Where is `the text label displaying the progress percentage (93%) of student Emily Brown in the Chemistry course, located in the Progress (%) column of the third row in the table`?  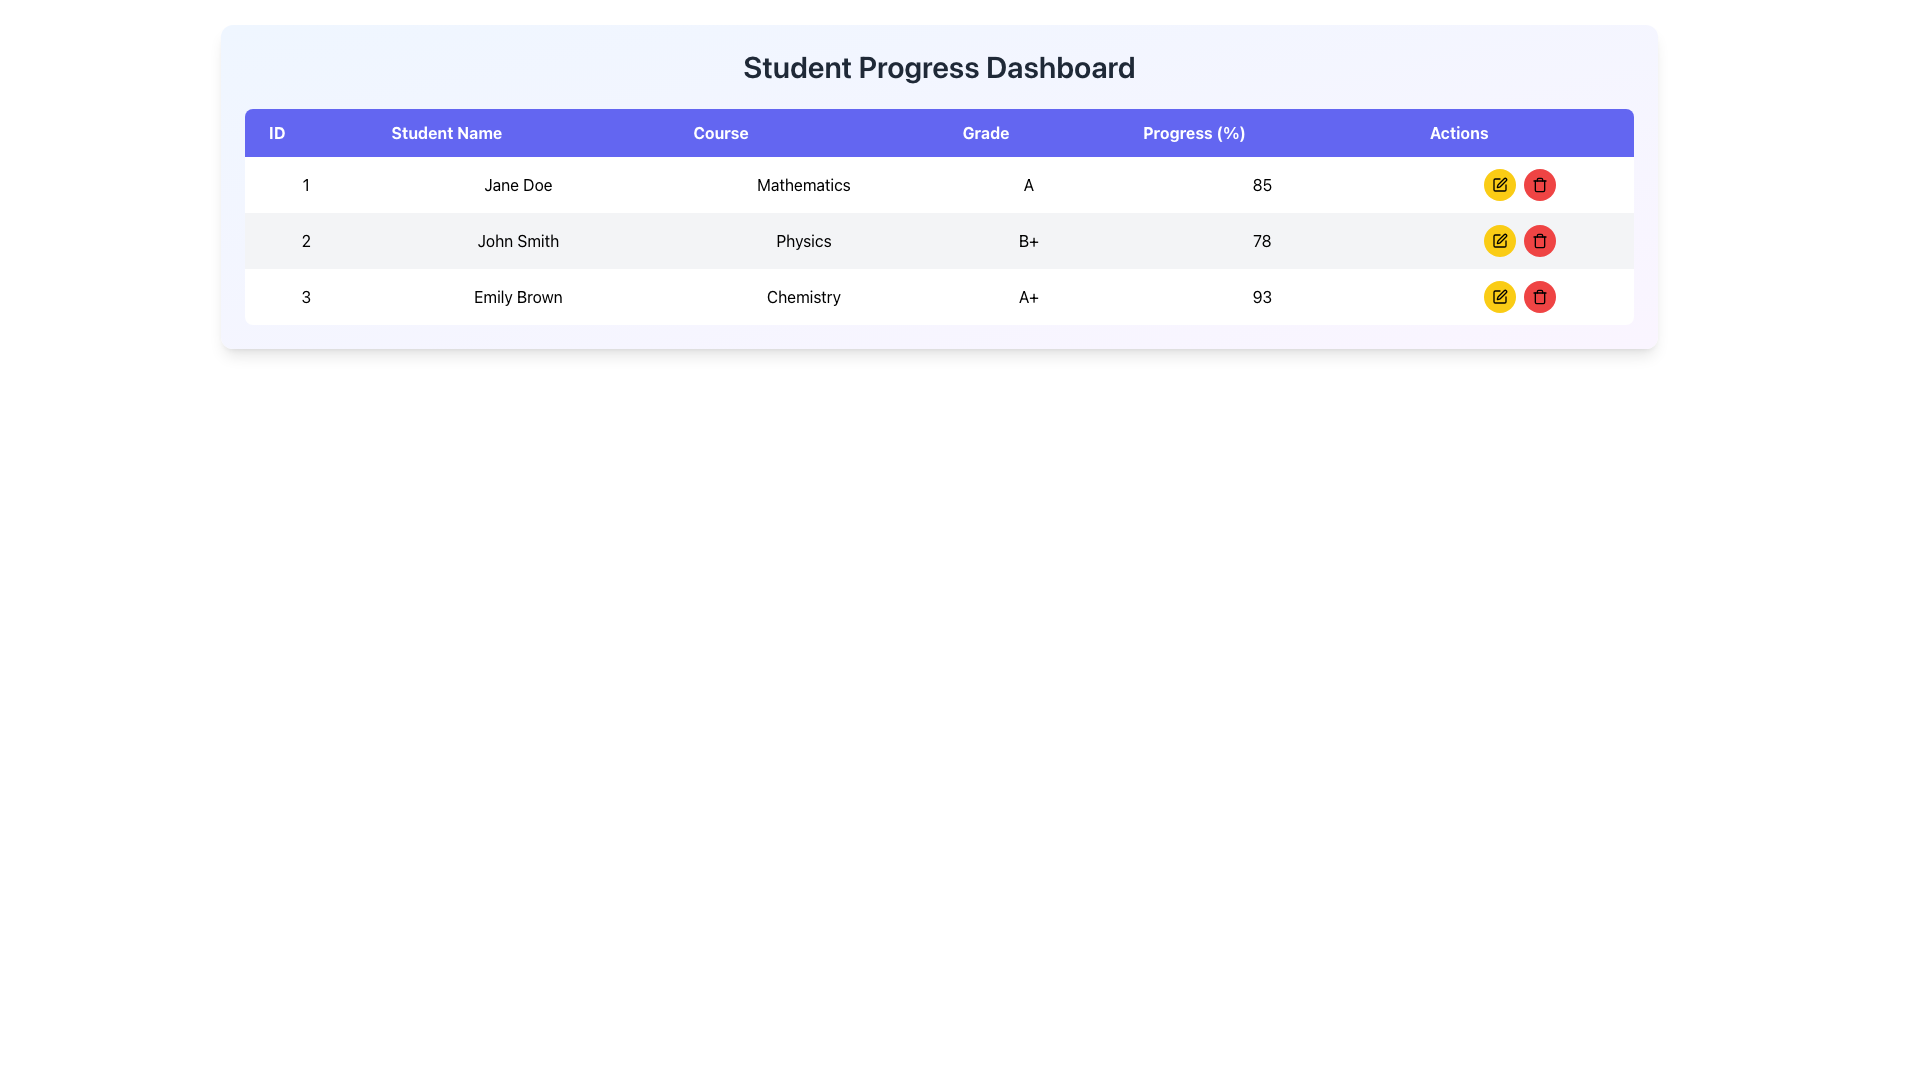 the text label displaying the progress percentage (93%) of student Emily Brown in the Chemistry course, located in the Progress (%) column of the third row in the table is located at coordinates (1261, 297).